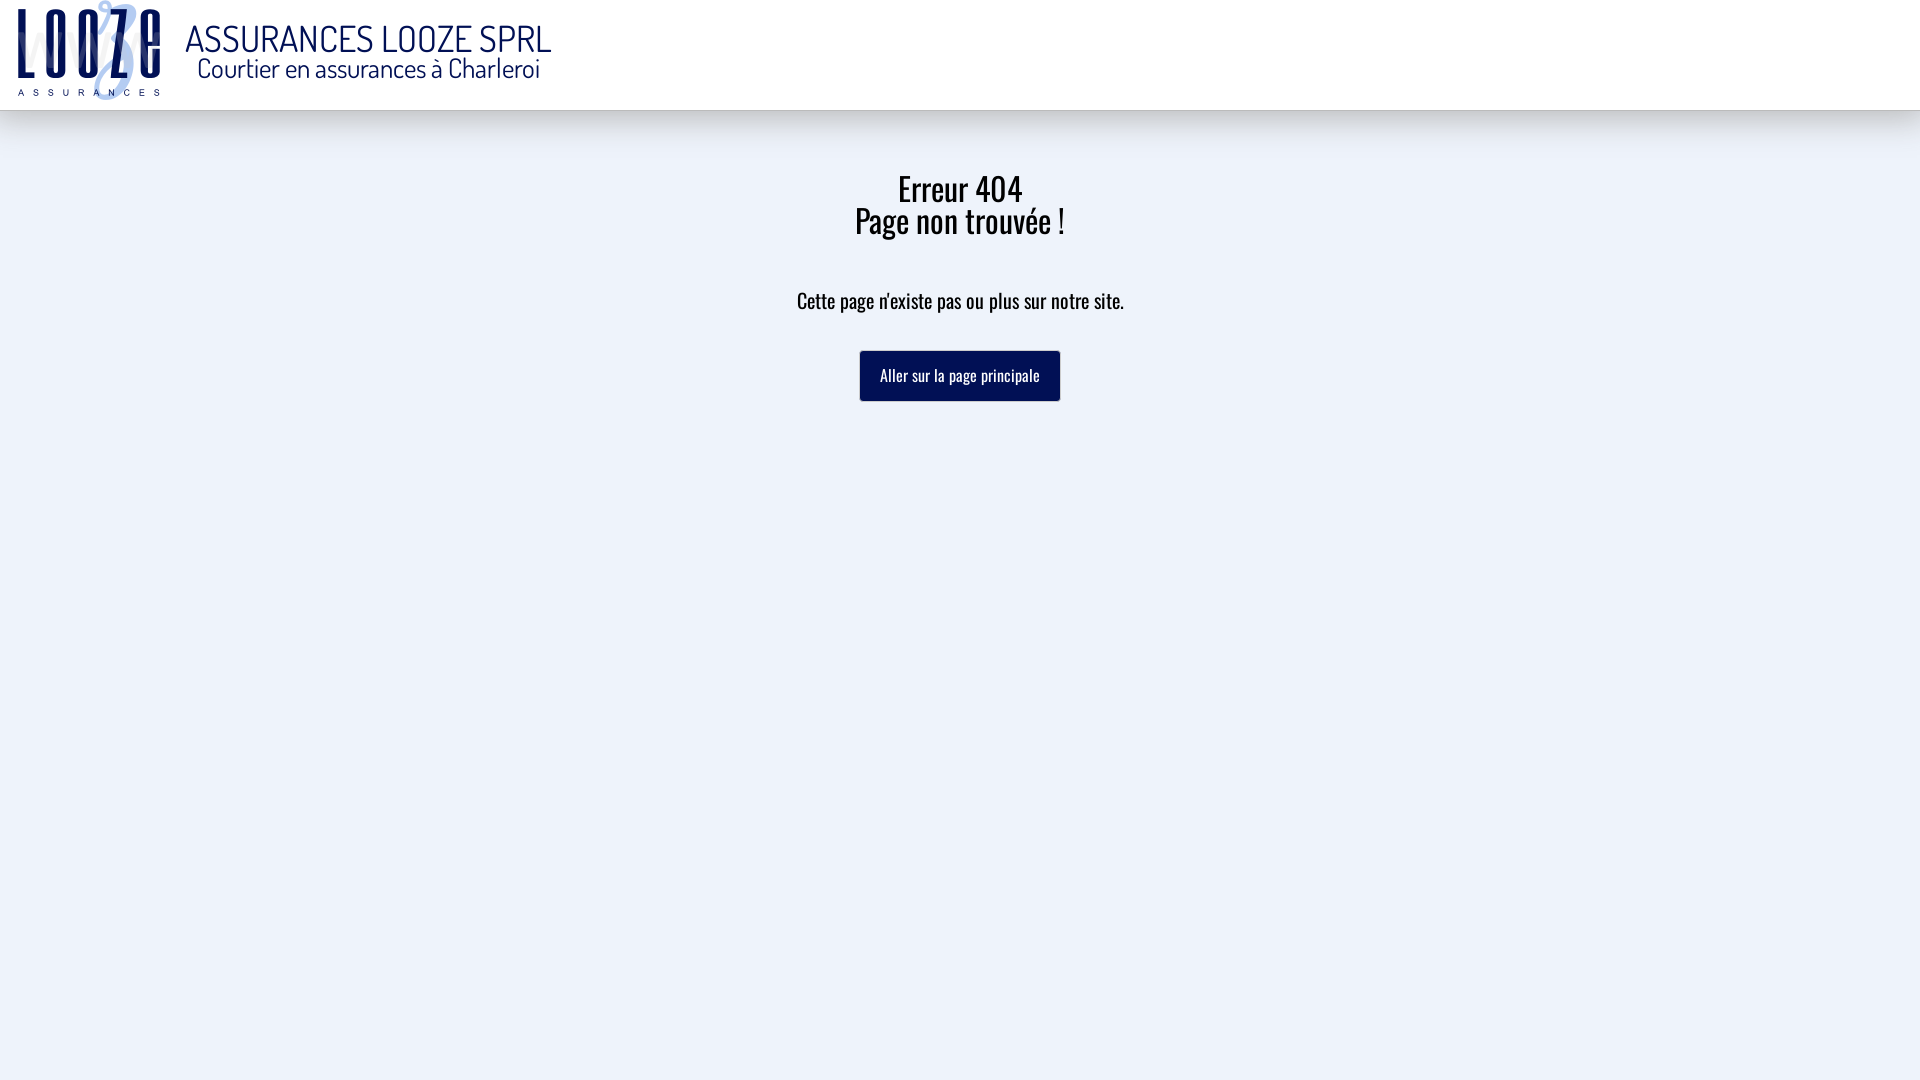  I want to click on 'Aller sur la page principale', so click(859, 375).